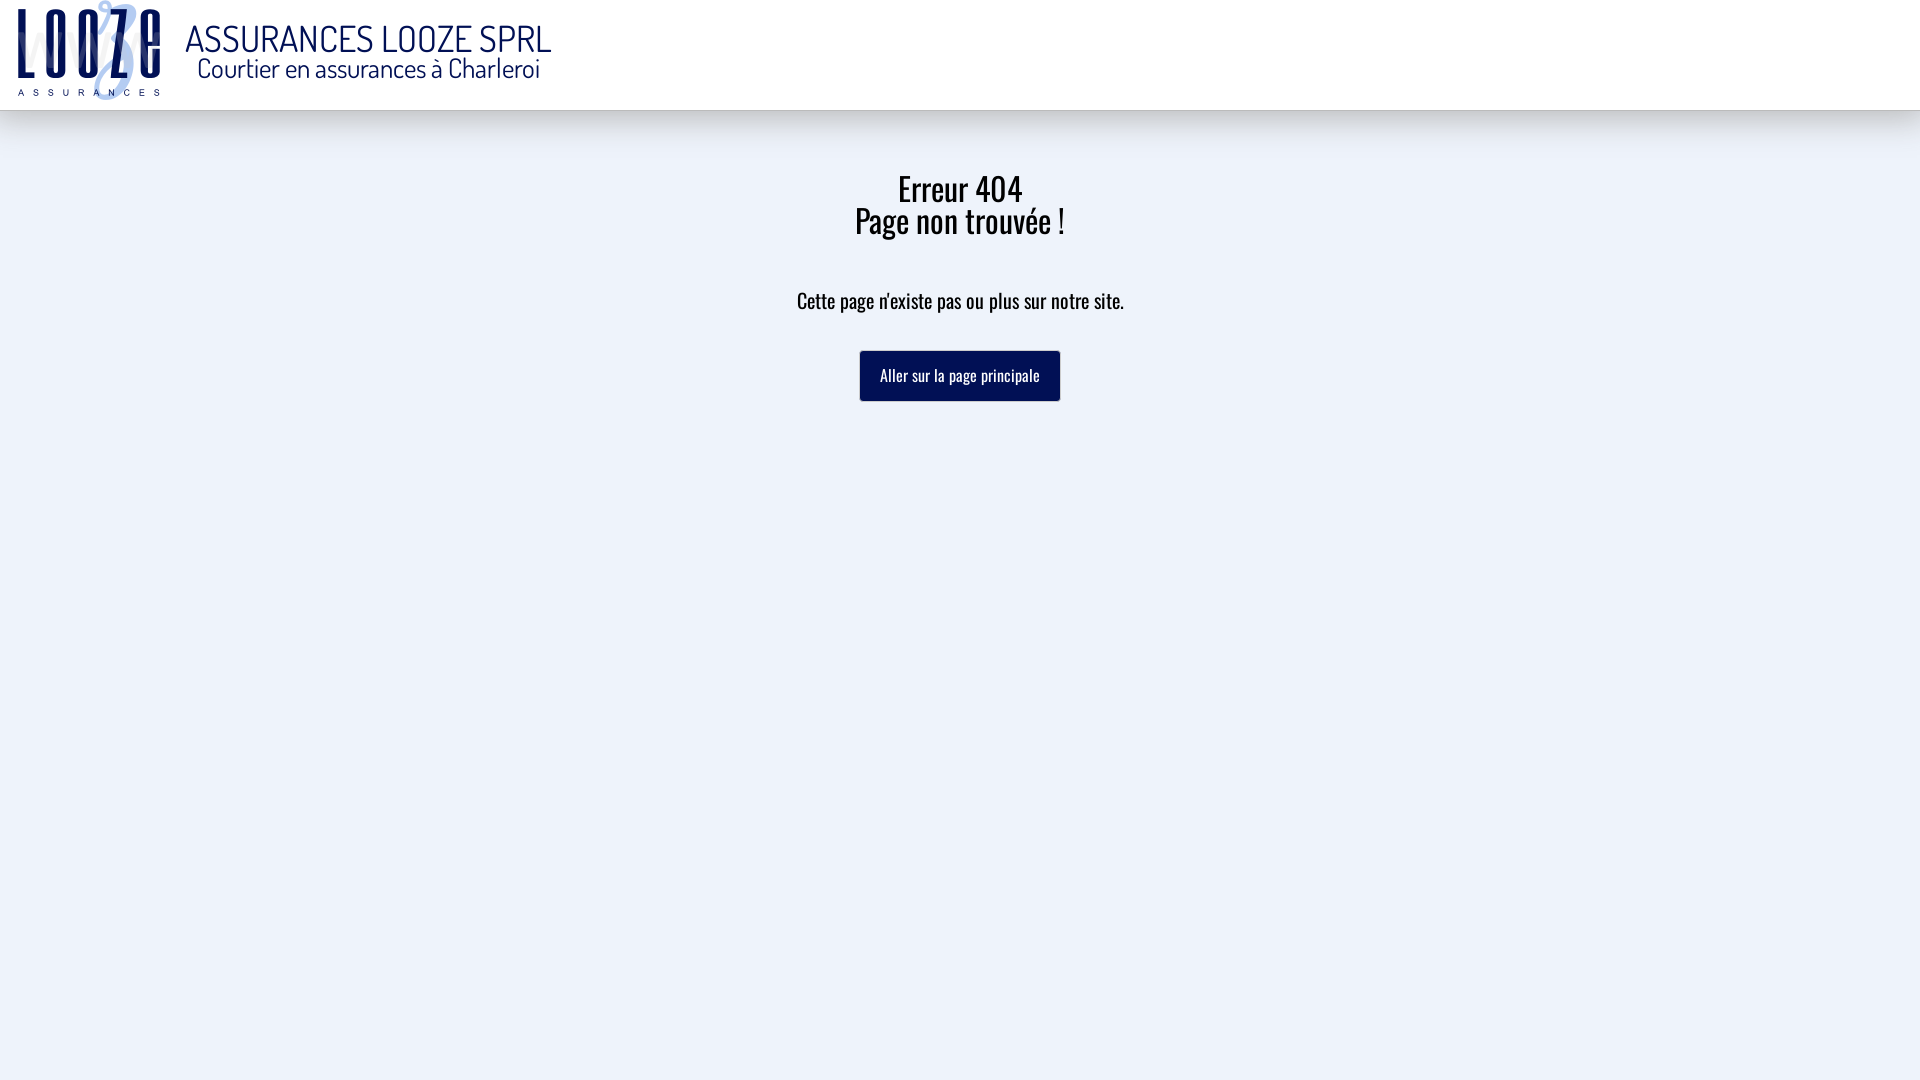  I want to click on 'Aller sur la page principale', so click(859, 375).